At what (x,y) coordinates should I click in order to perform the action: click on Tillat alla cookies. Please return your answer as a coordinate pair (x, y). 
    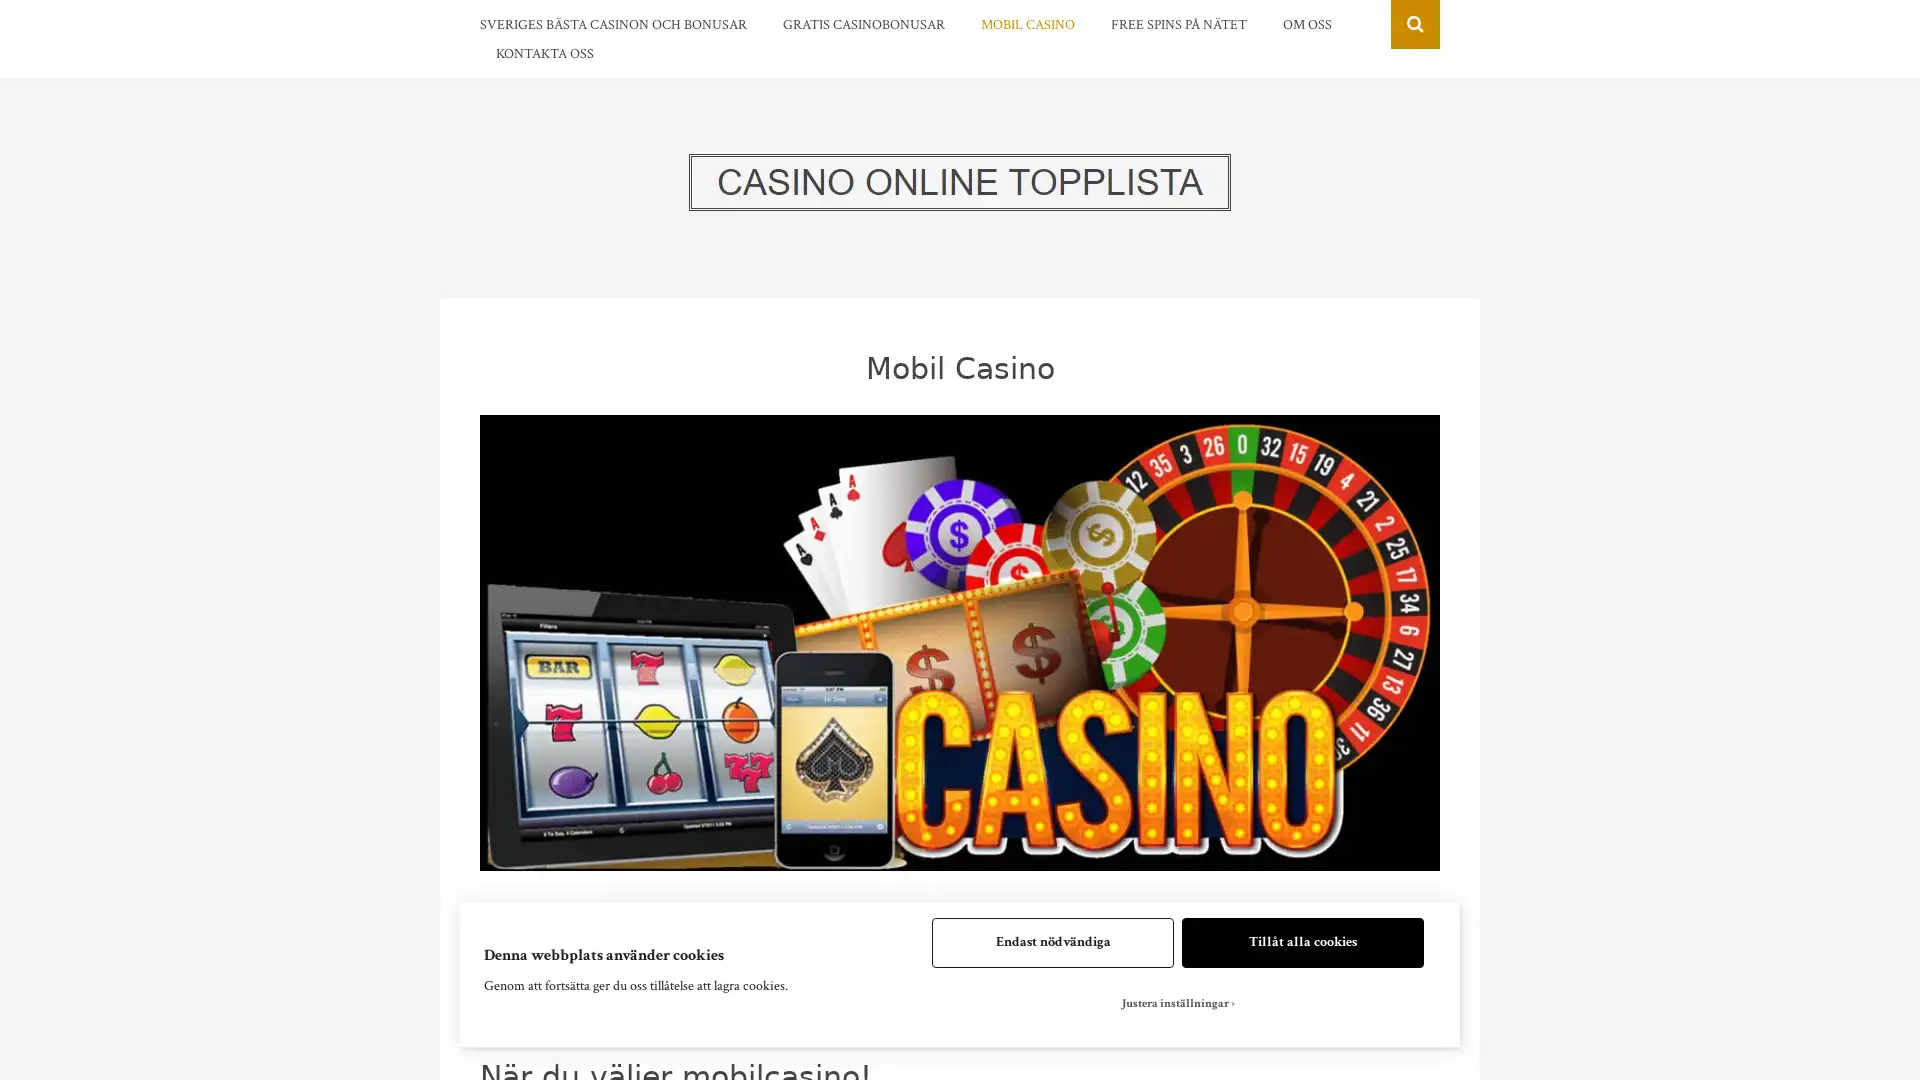
    Looking at the image, I should click on (1302, 942).